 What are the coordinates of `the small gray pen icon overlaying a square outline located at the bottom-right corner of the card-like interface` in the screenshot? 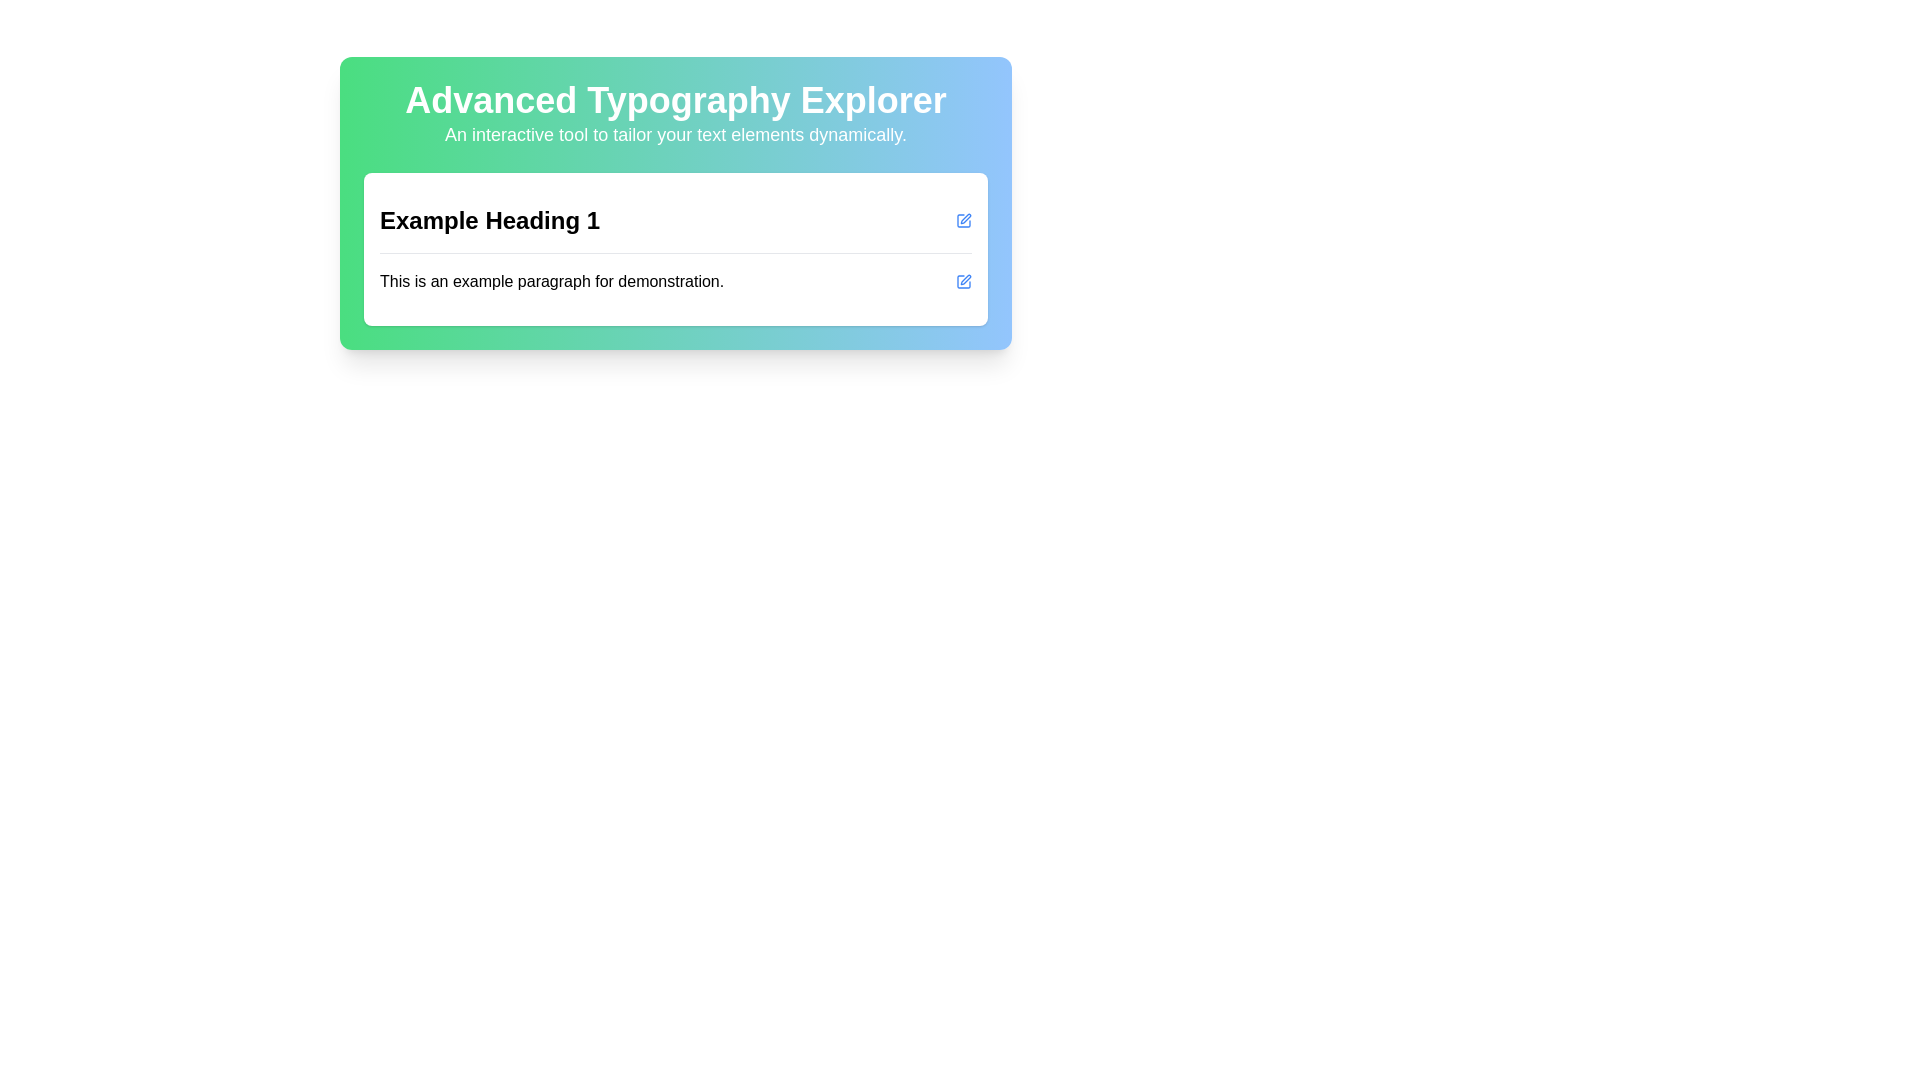 It's located at (965, 280).